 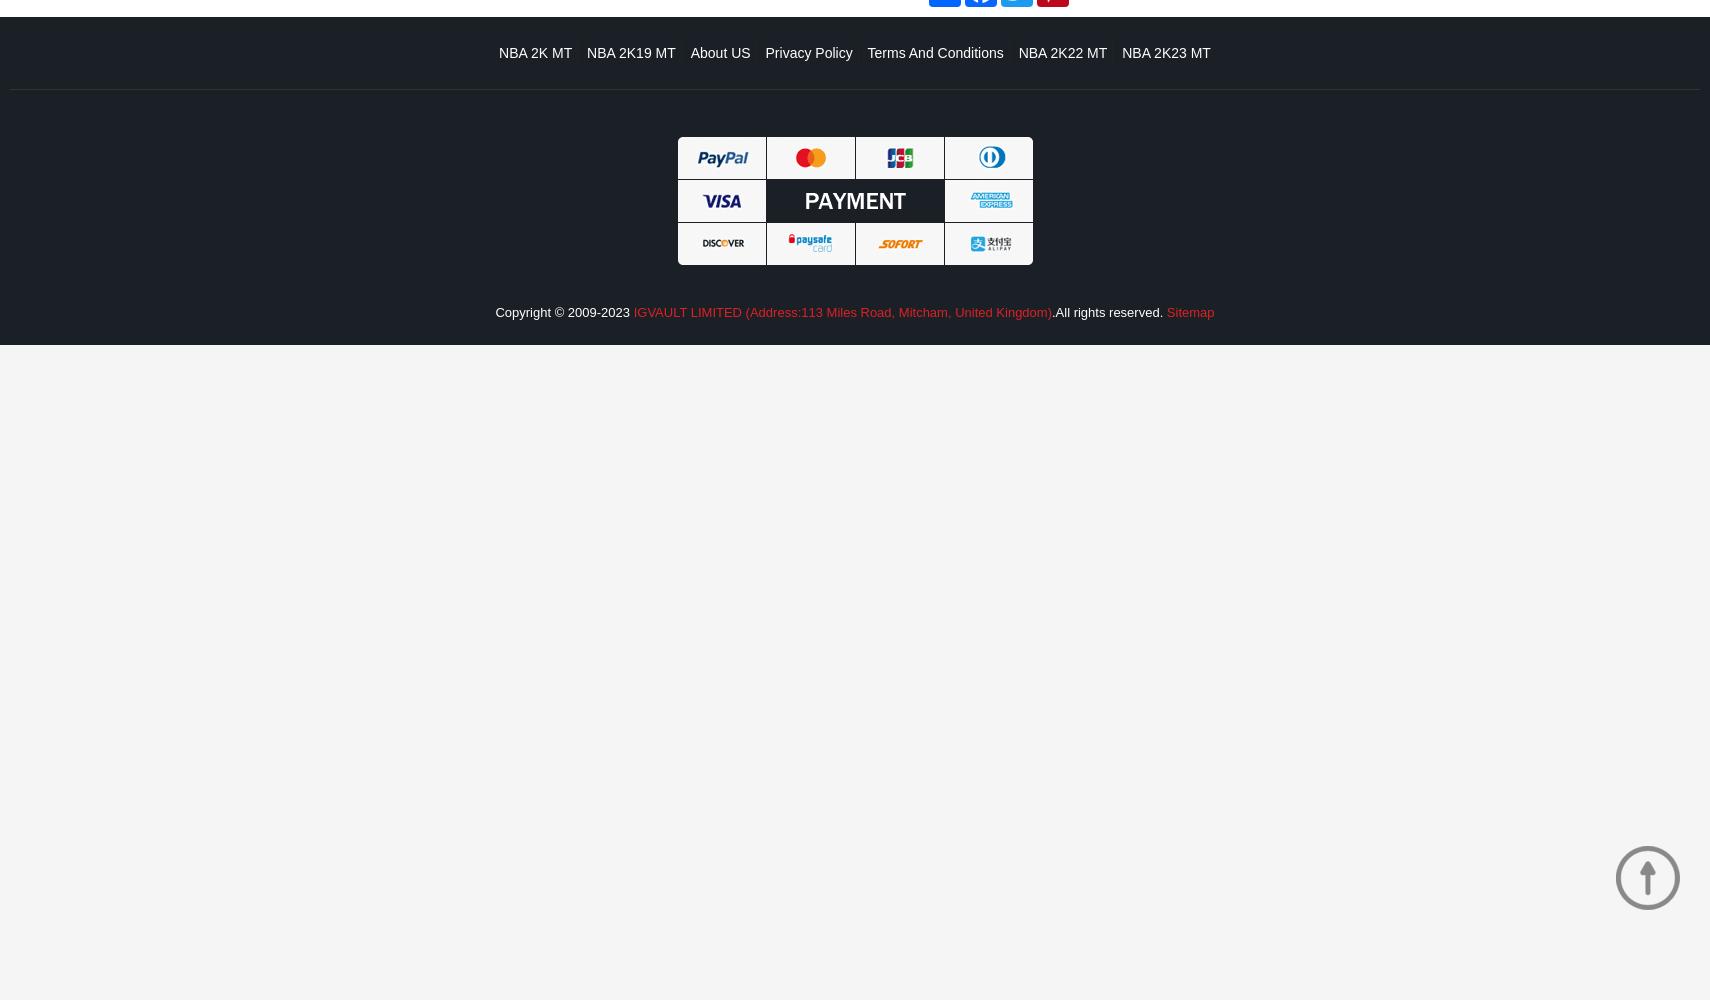 What do you see at coordinates (535, 53) in the screenshot?
I see `'NBA 2K MT'` at bounding box center [535, 53].